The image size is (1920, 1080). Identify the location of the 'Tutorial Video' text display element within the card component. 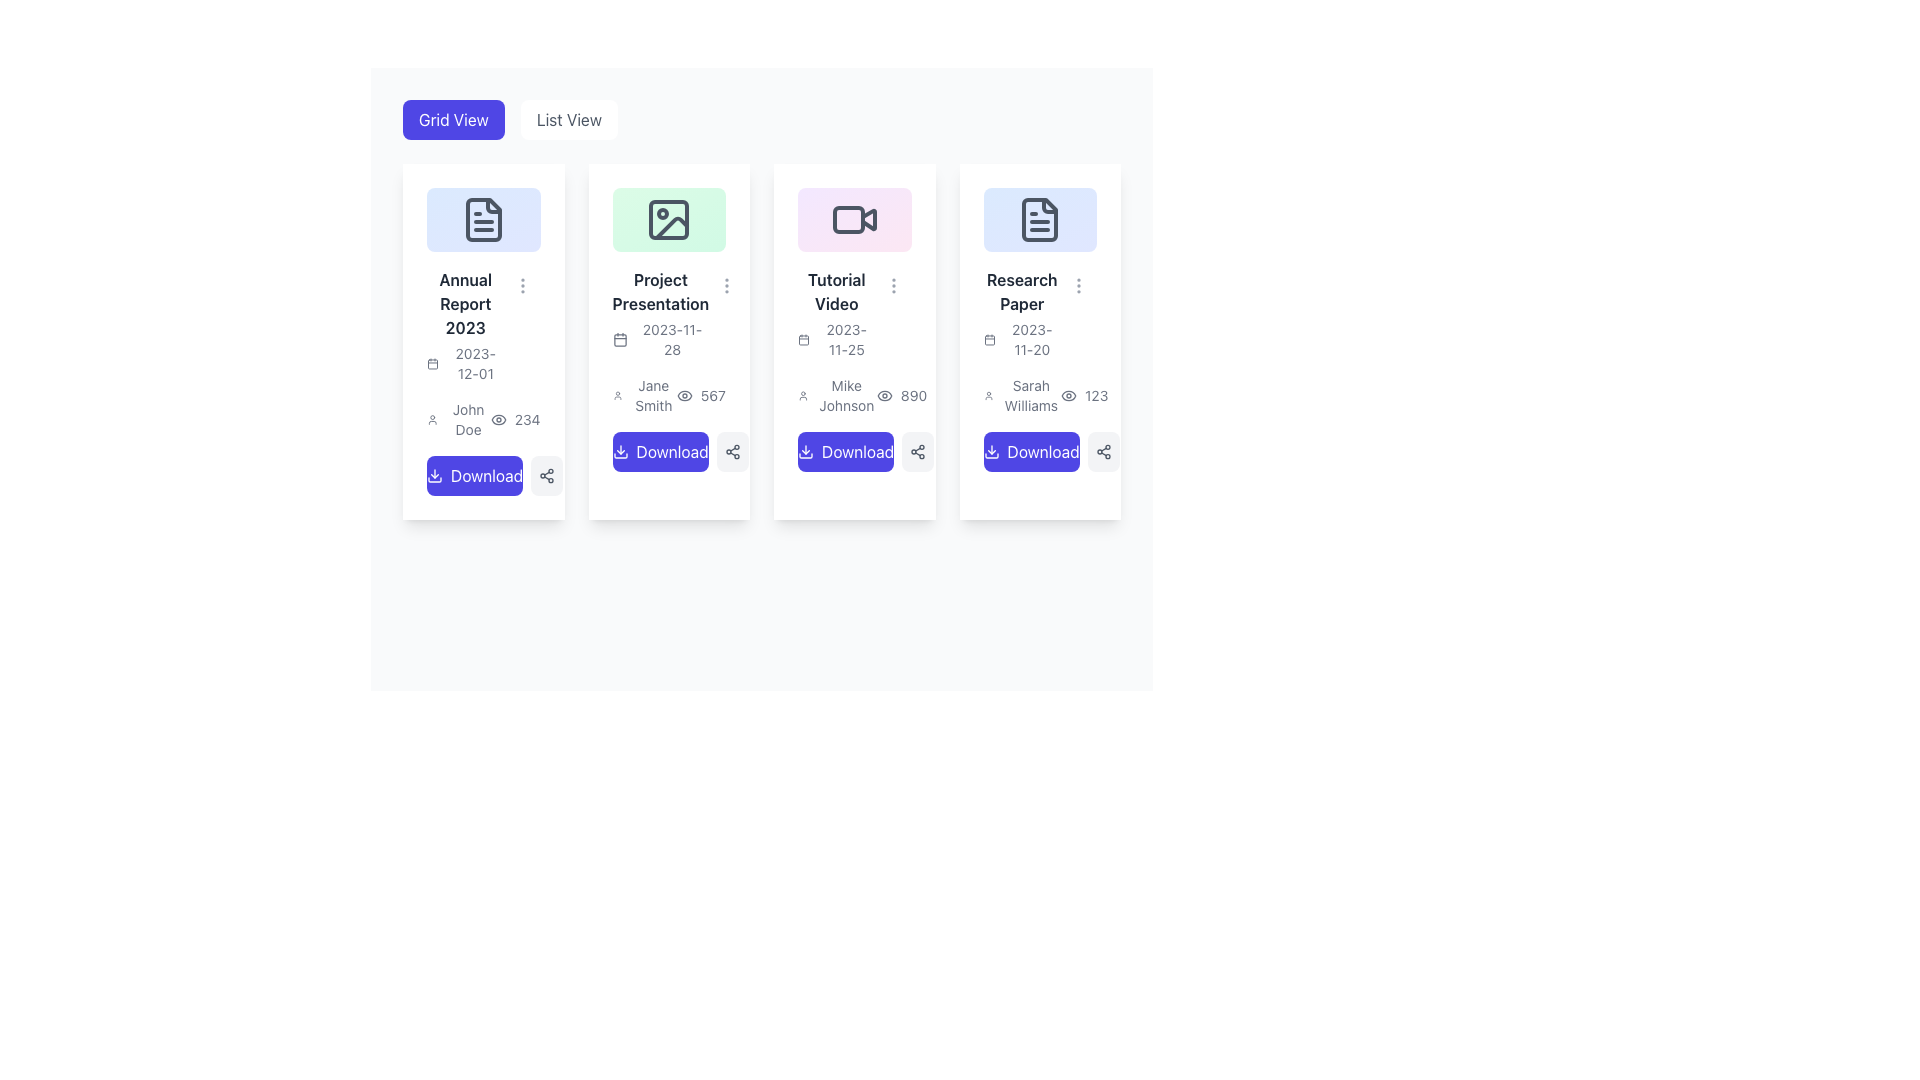
(854, 313).